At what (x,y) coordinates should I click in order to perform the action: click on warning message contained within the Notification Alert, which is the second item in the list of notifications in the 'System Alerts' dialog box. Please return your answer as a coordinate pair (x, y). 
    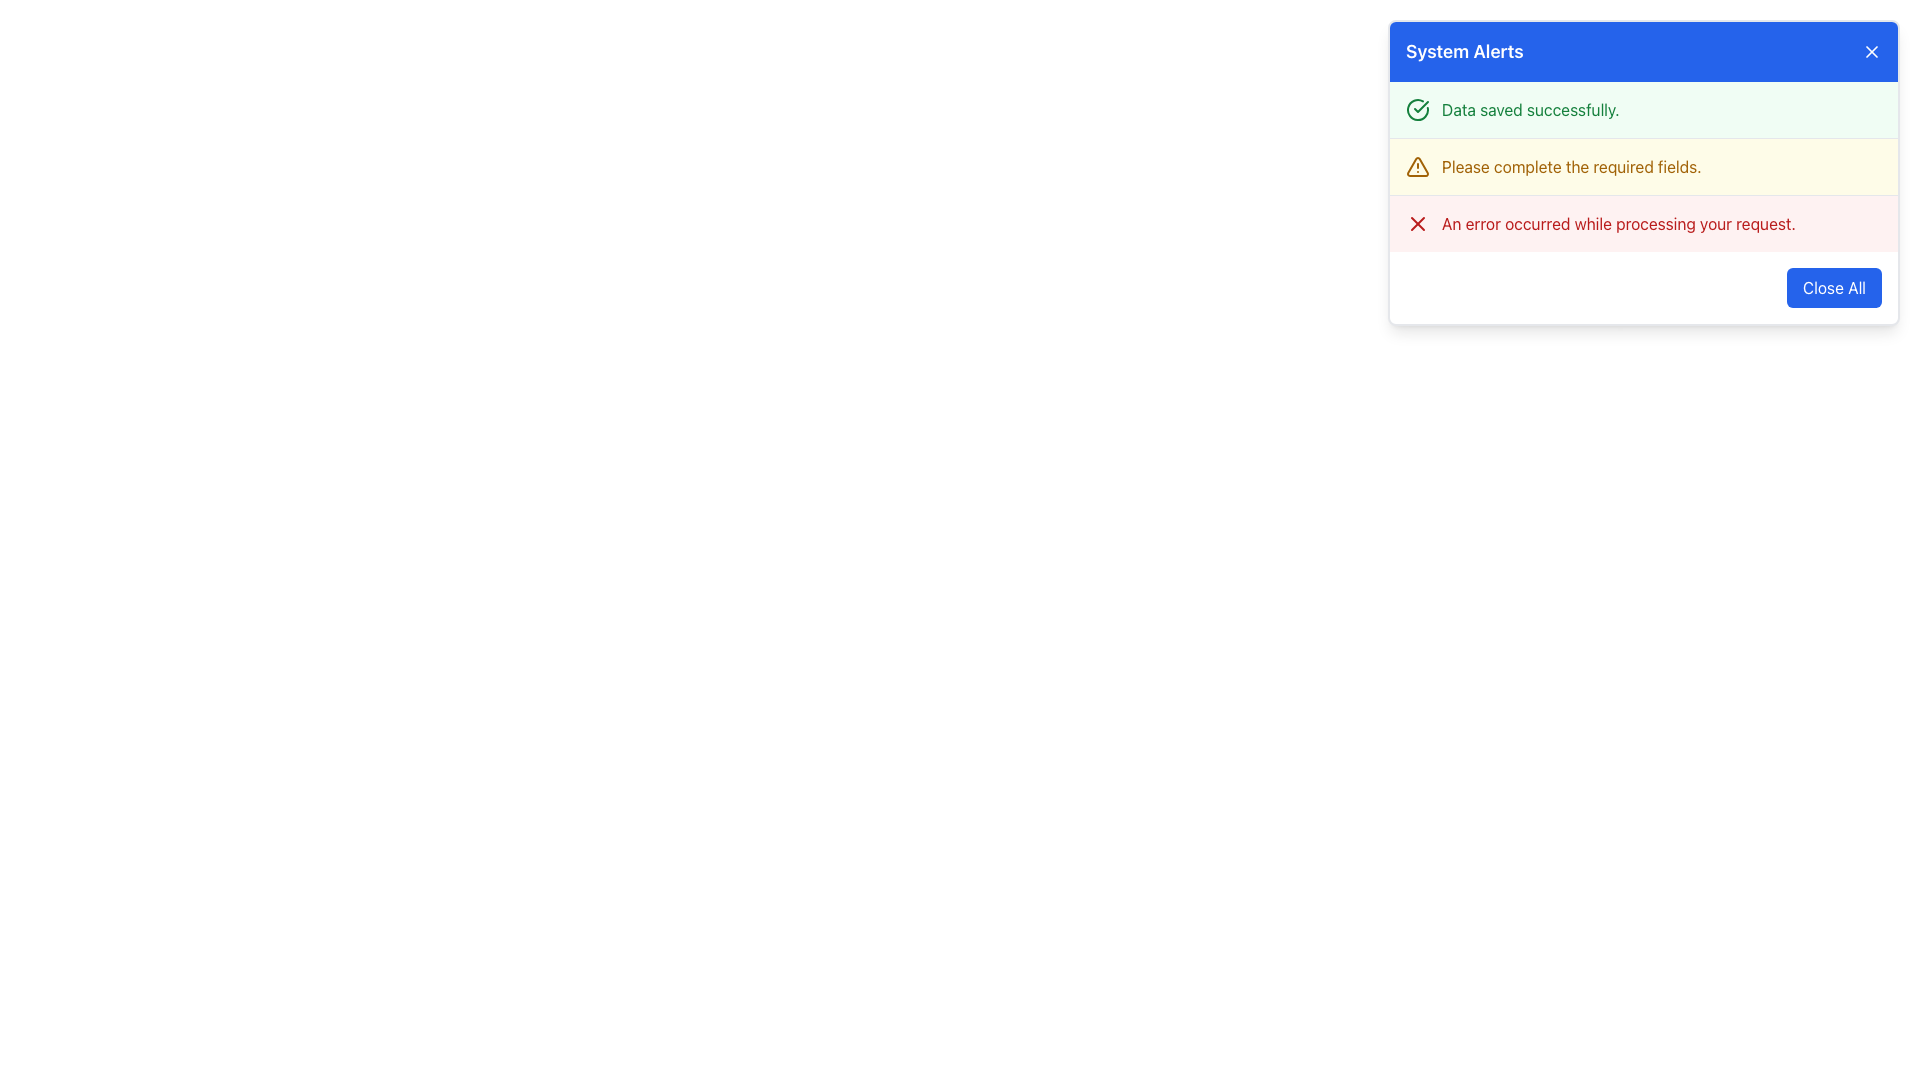
    Looking at the image, I should click on (1643, 172).